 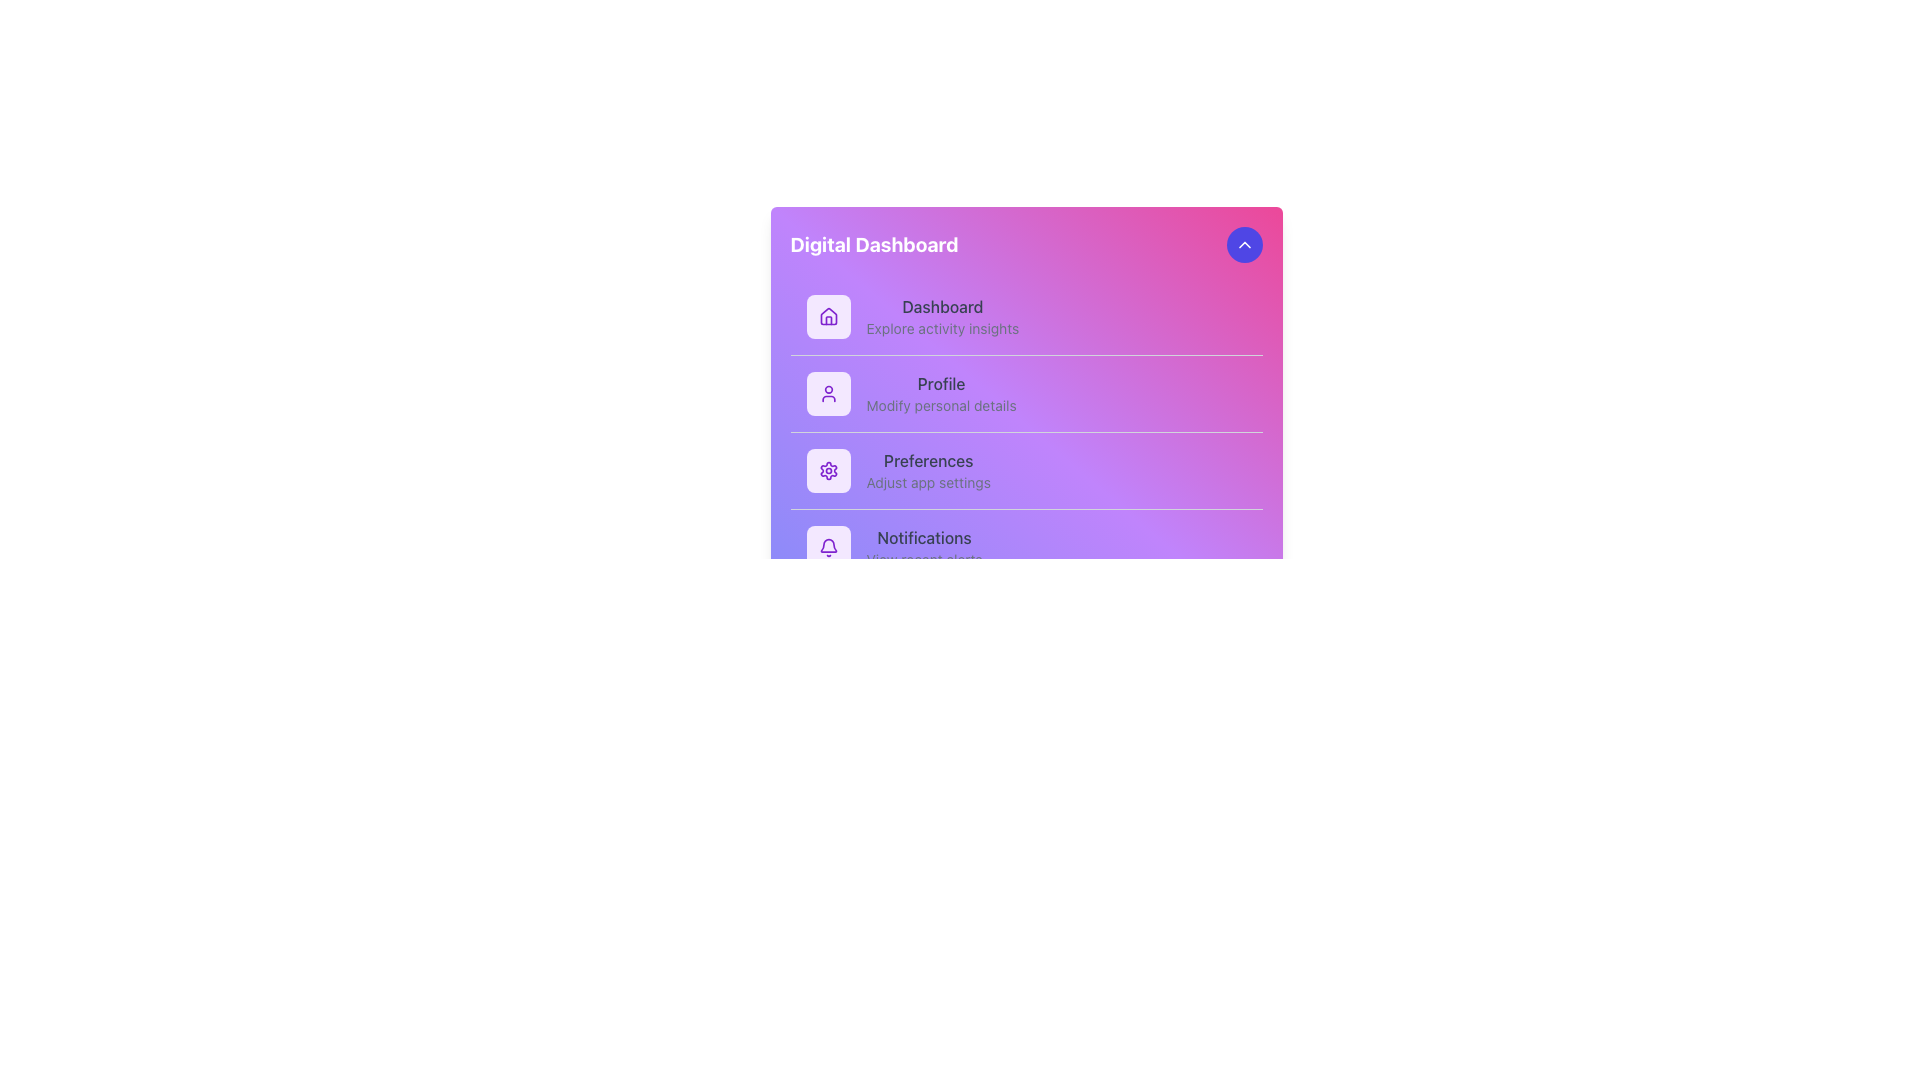 What do you see at coordinates (941, 307) in the screenshot?
I see `the 'Dashboard' text label located at the top of the vertical menu panel, adjacent to the home icon` at bounding box center [941, 307].